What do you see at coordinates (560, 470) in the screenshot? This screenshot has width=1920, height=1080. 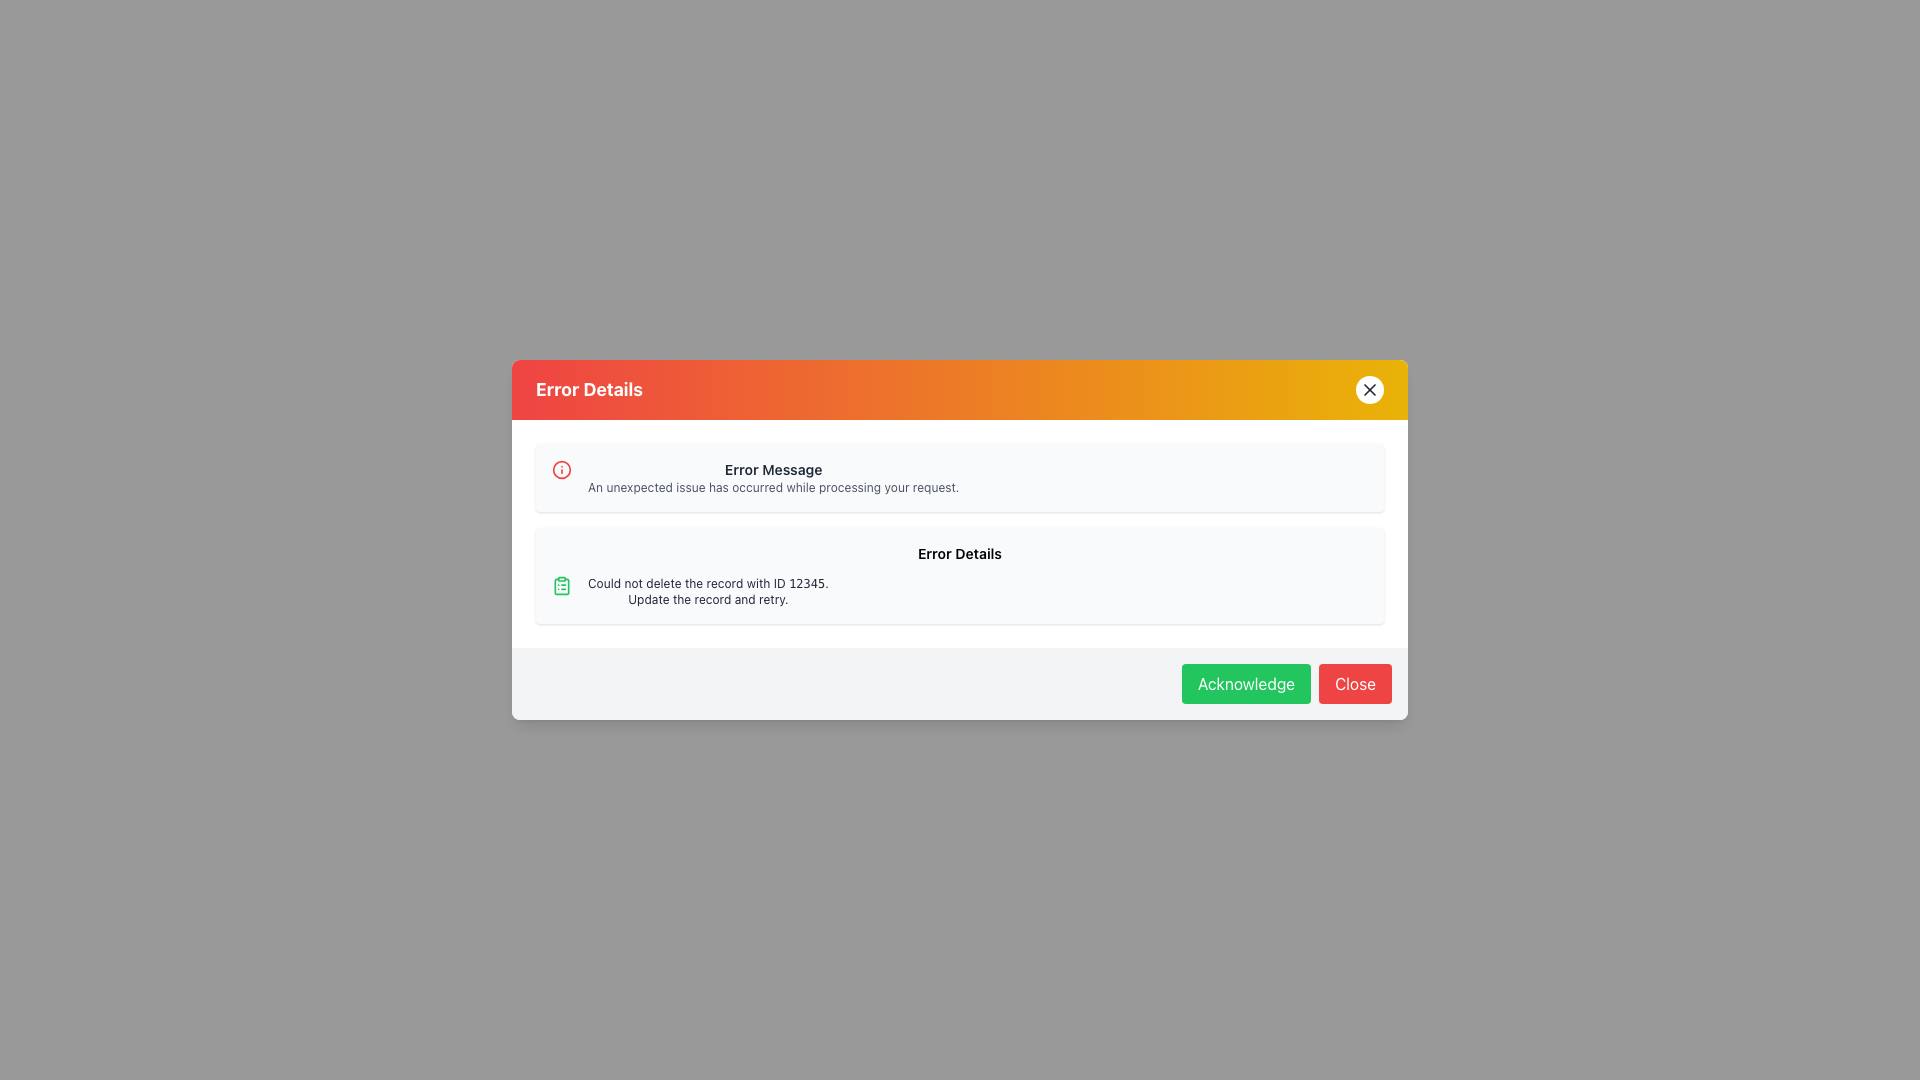 I see `the decorative part of the informational icon located next to the error message text in the notification panel` at bounding box center [560, 470].